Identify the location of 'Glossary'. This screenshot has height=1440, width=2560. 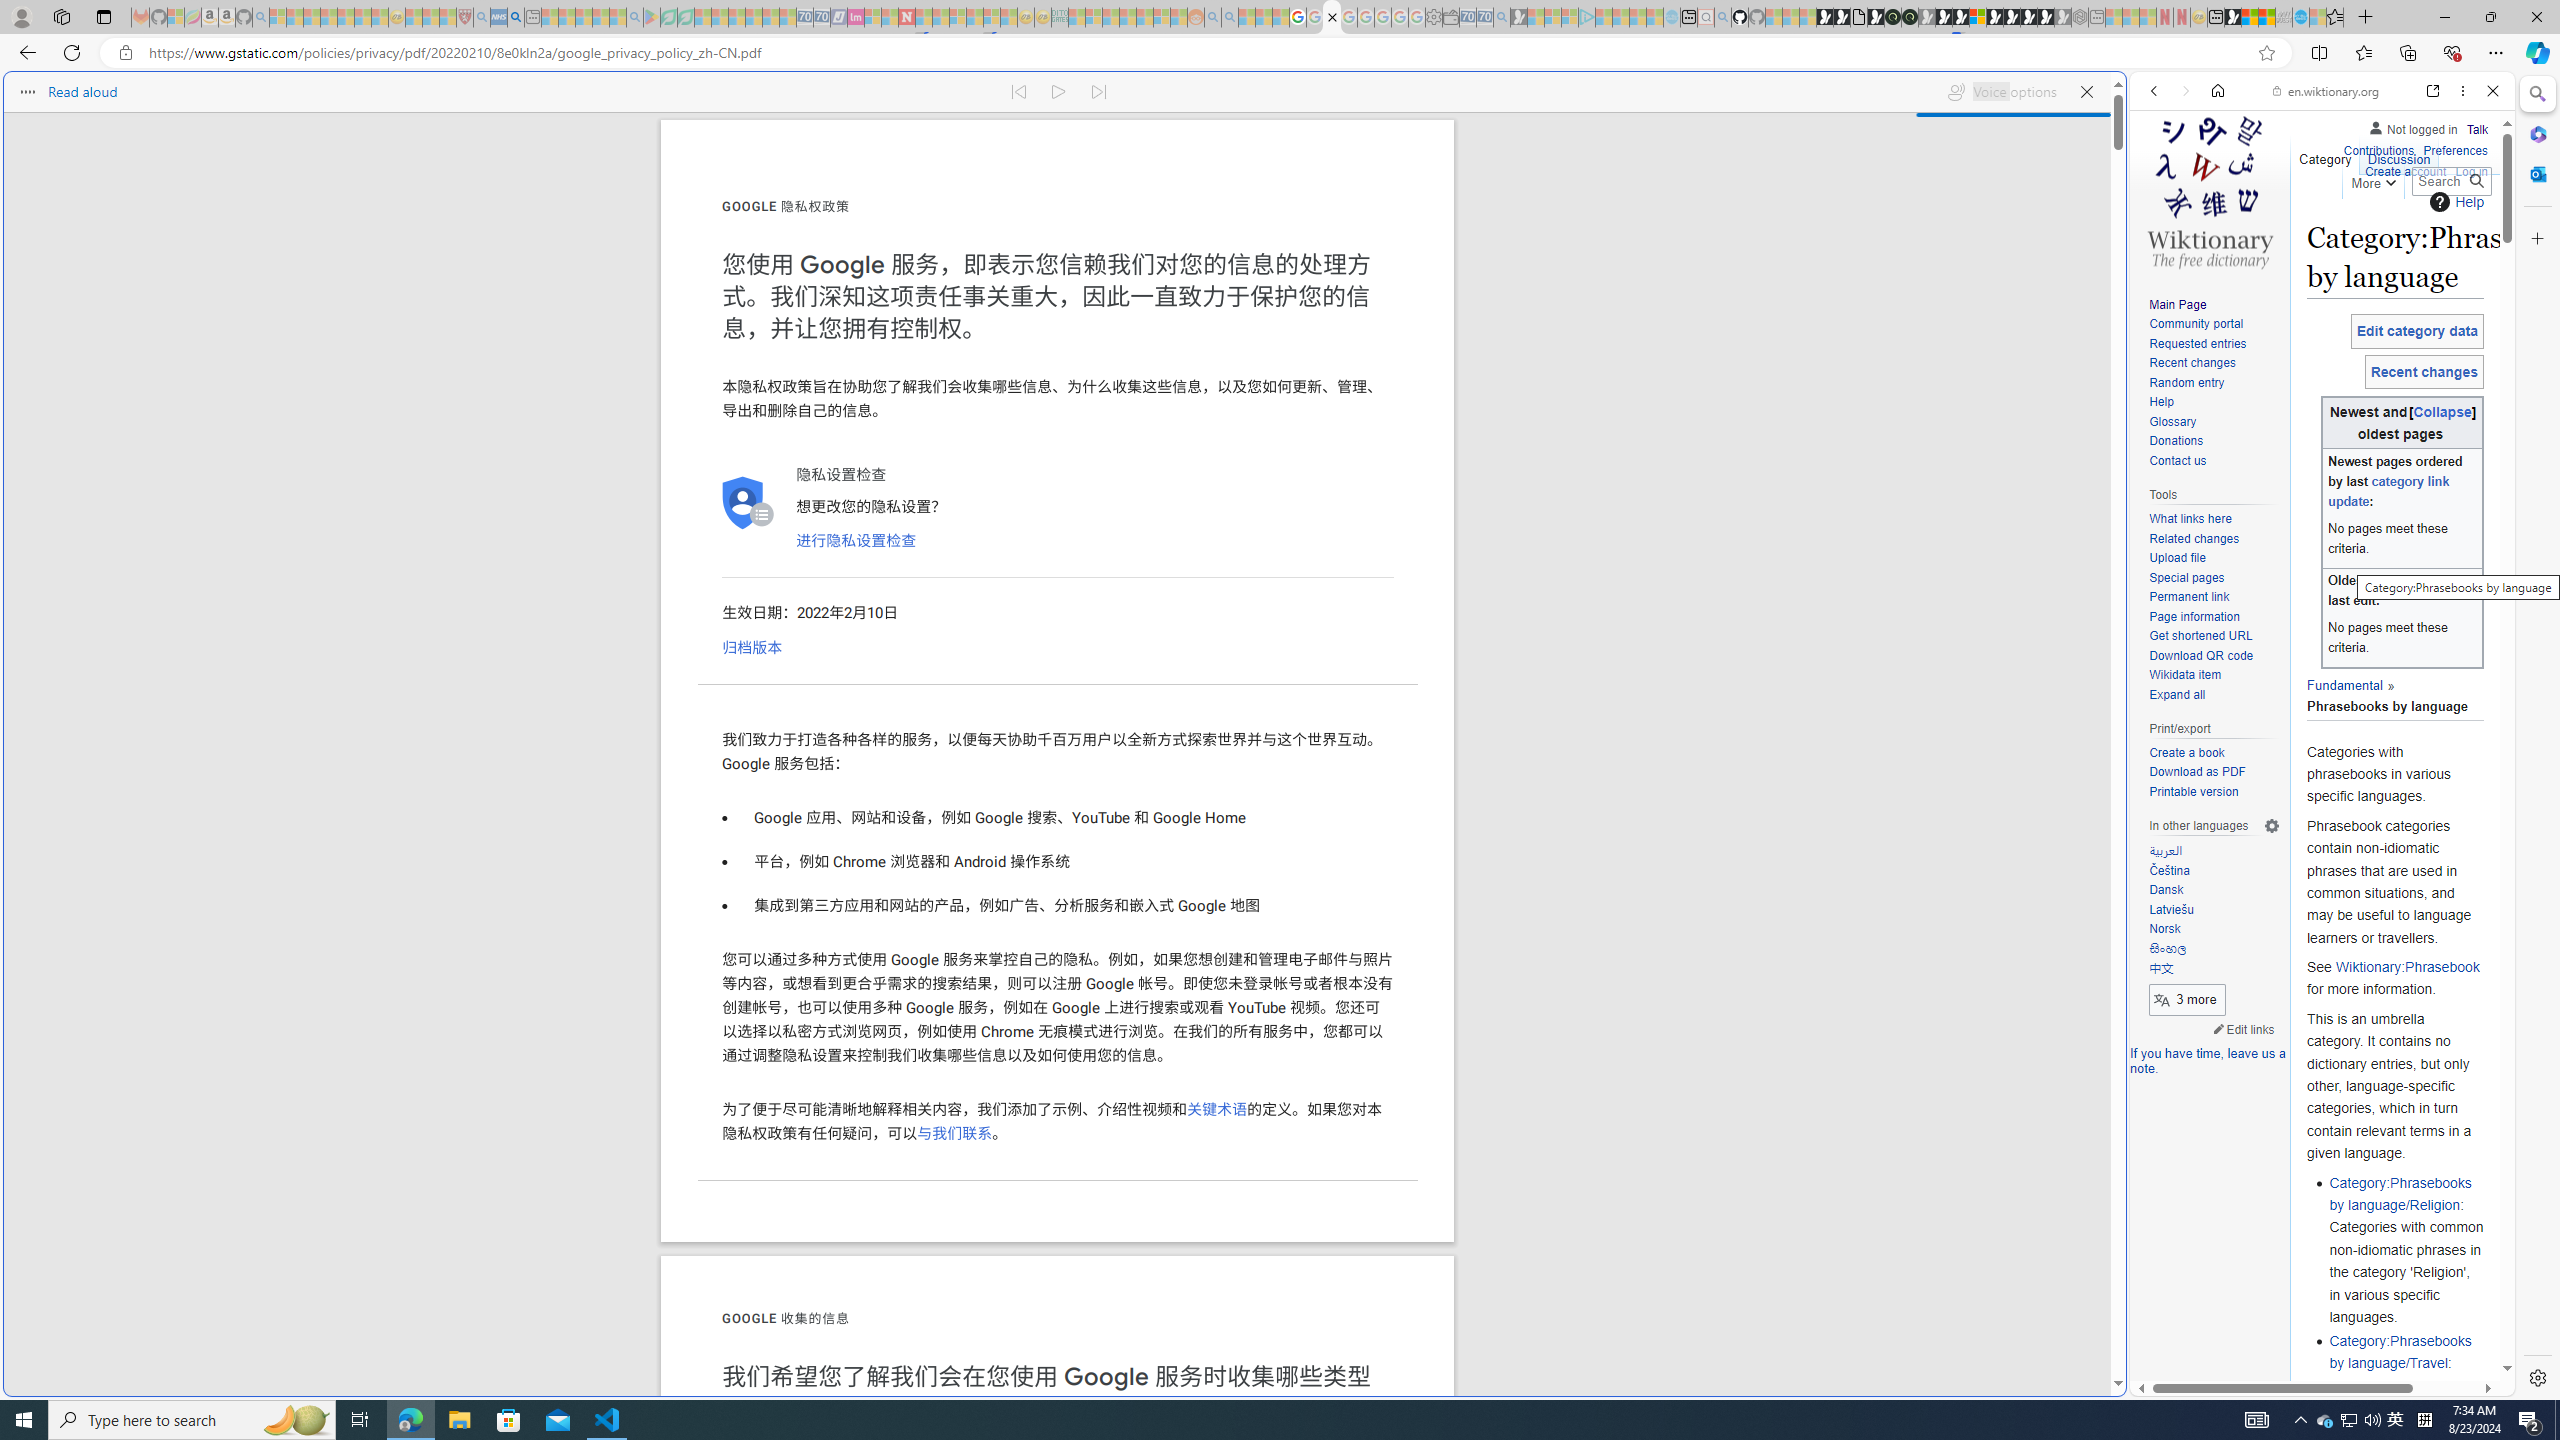
(2172, 421).